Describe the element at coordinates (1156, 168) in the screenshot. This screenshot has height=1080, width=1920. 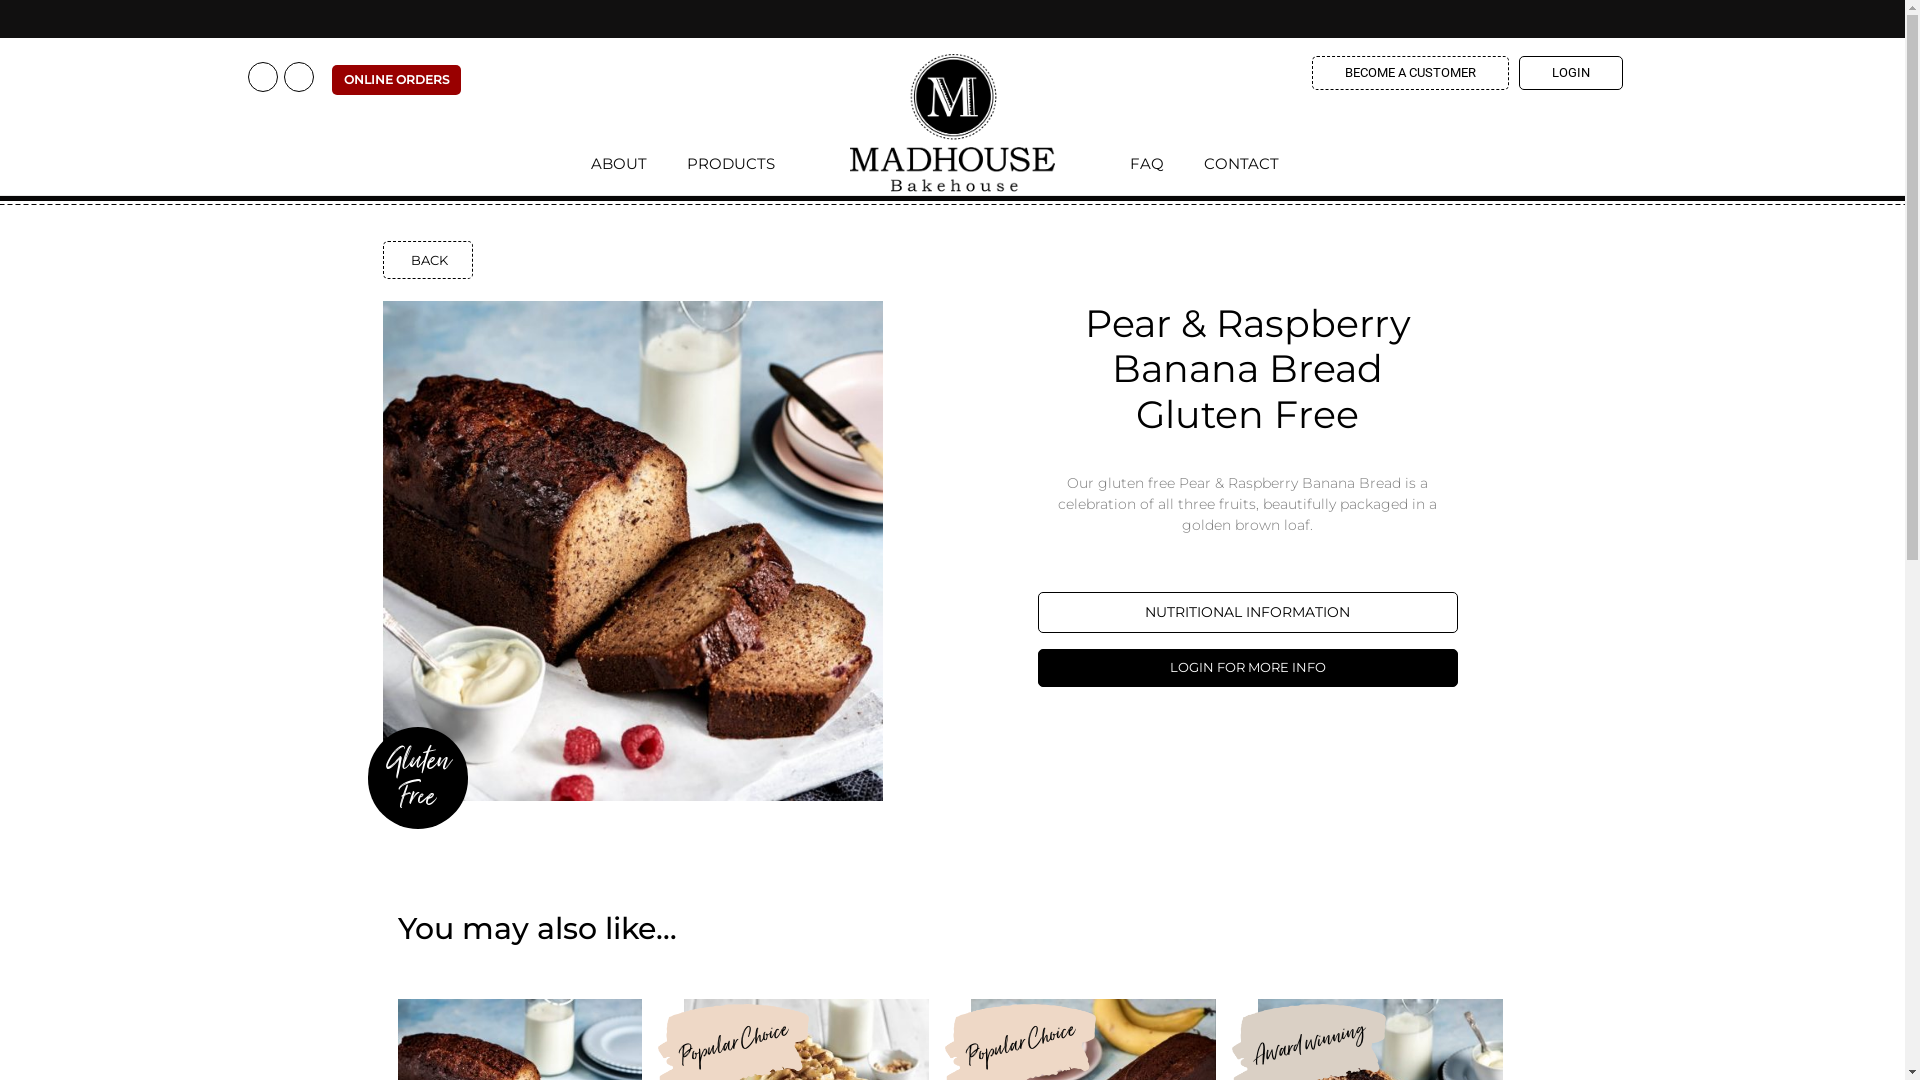
I see `'FAQ'` at that location.